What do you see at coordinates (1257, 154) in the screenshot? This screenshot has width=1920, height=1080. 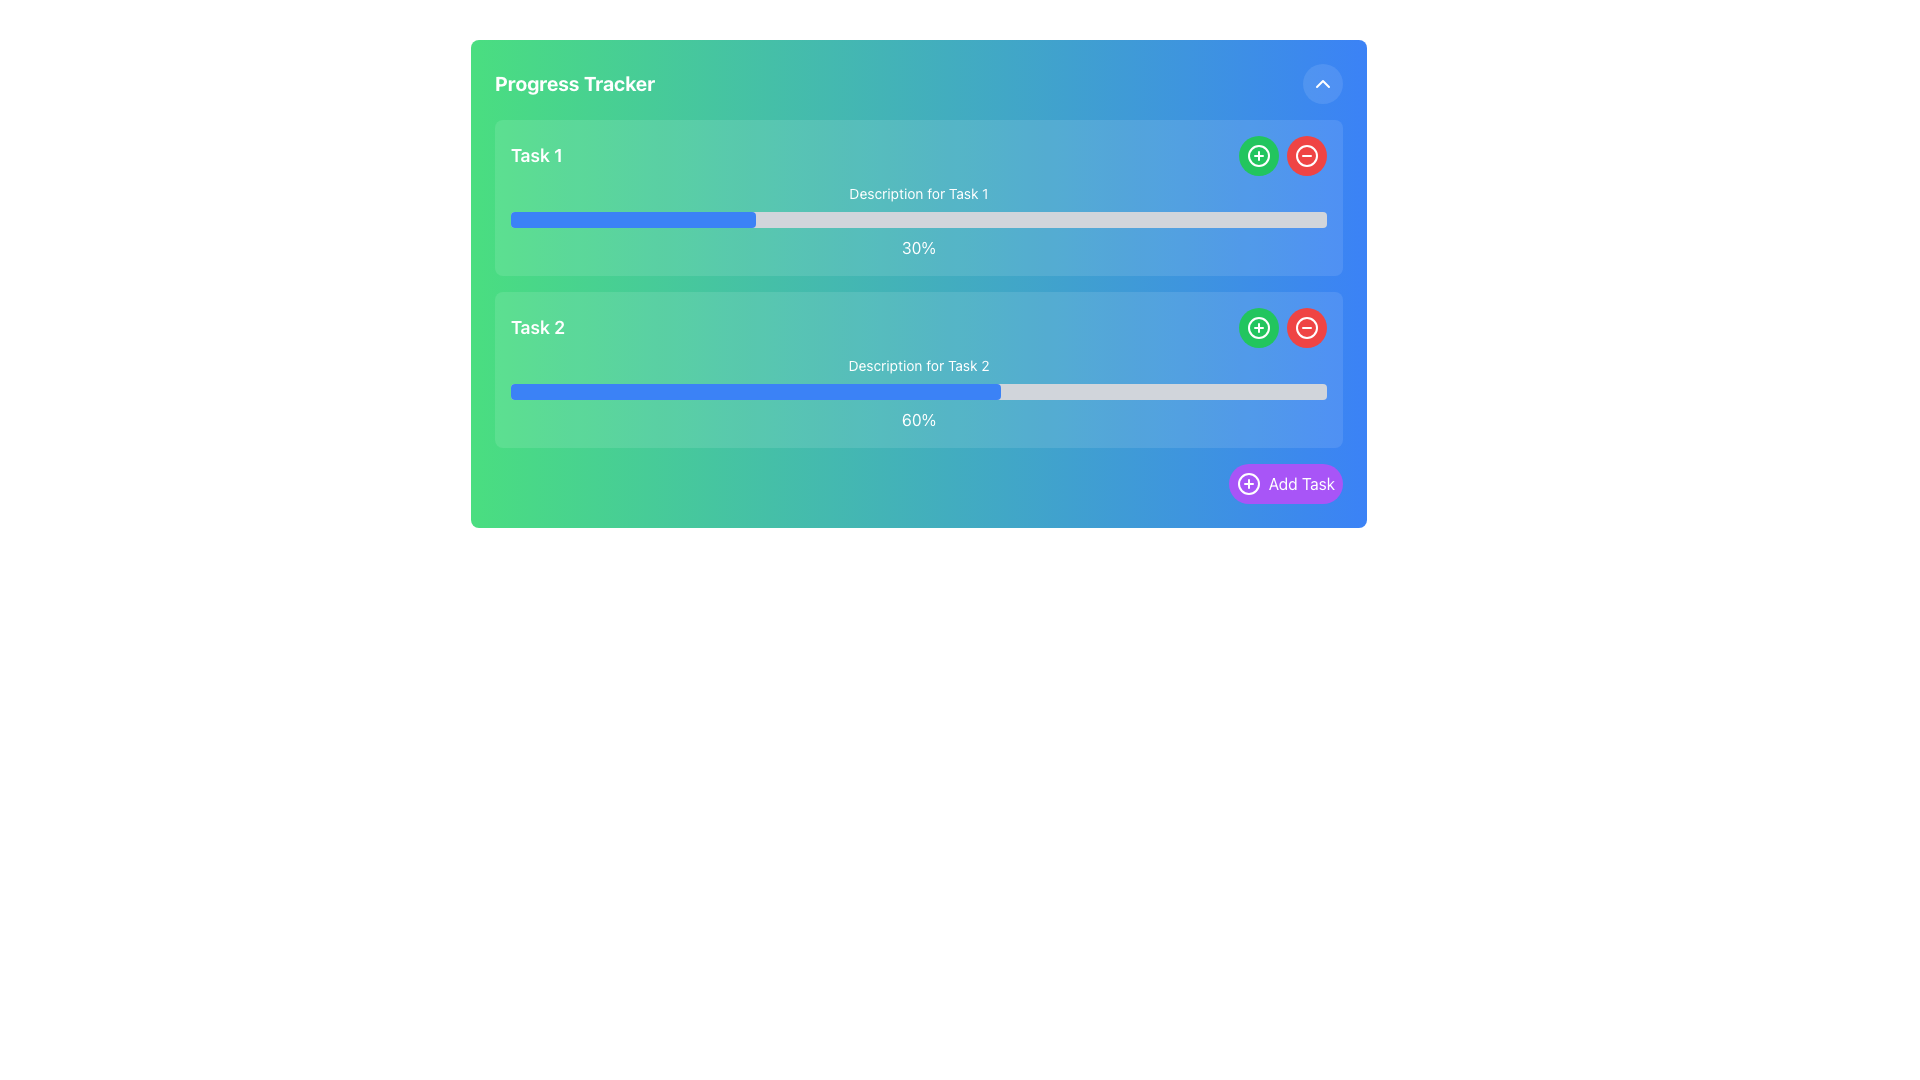 I see `the circular green button with a white plus symbol located at the top-right corner of the first task row` at bounding box center [1257, 154].